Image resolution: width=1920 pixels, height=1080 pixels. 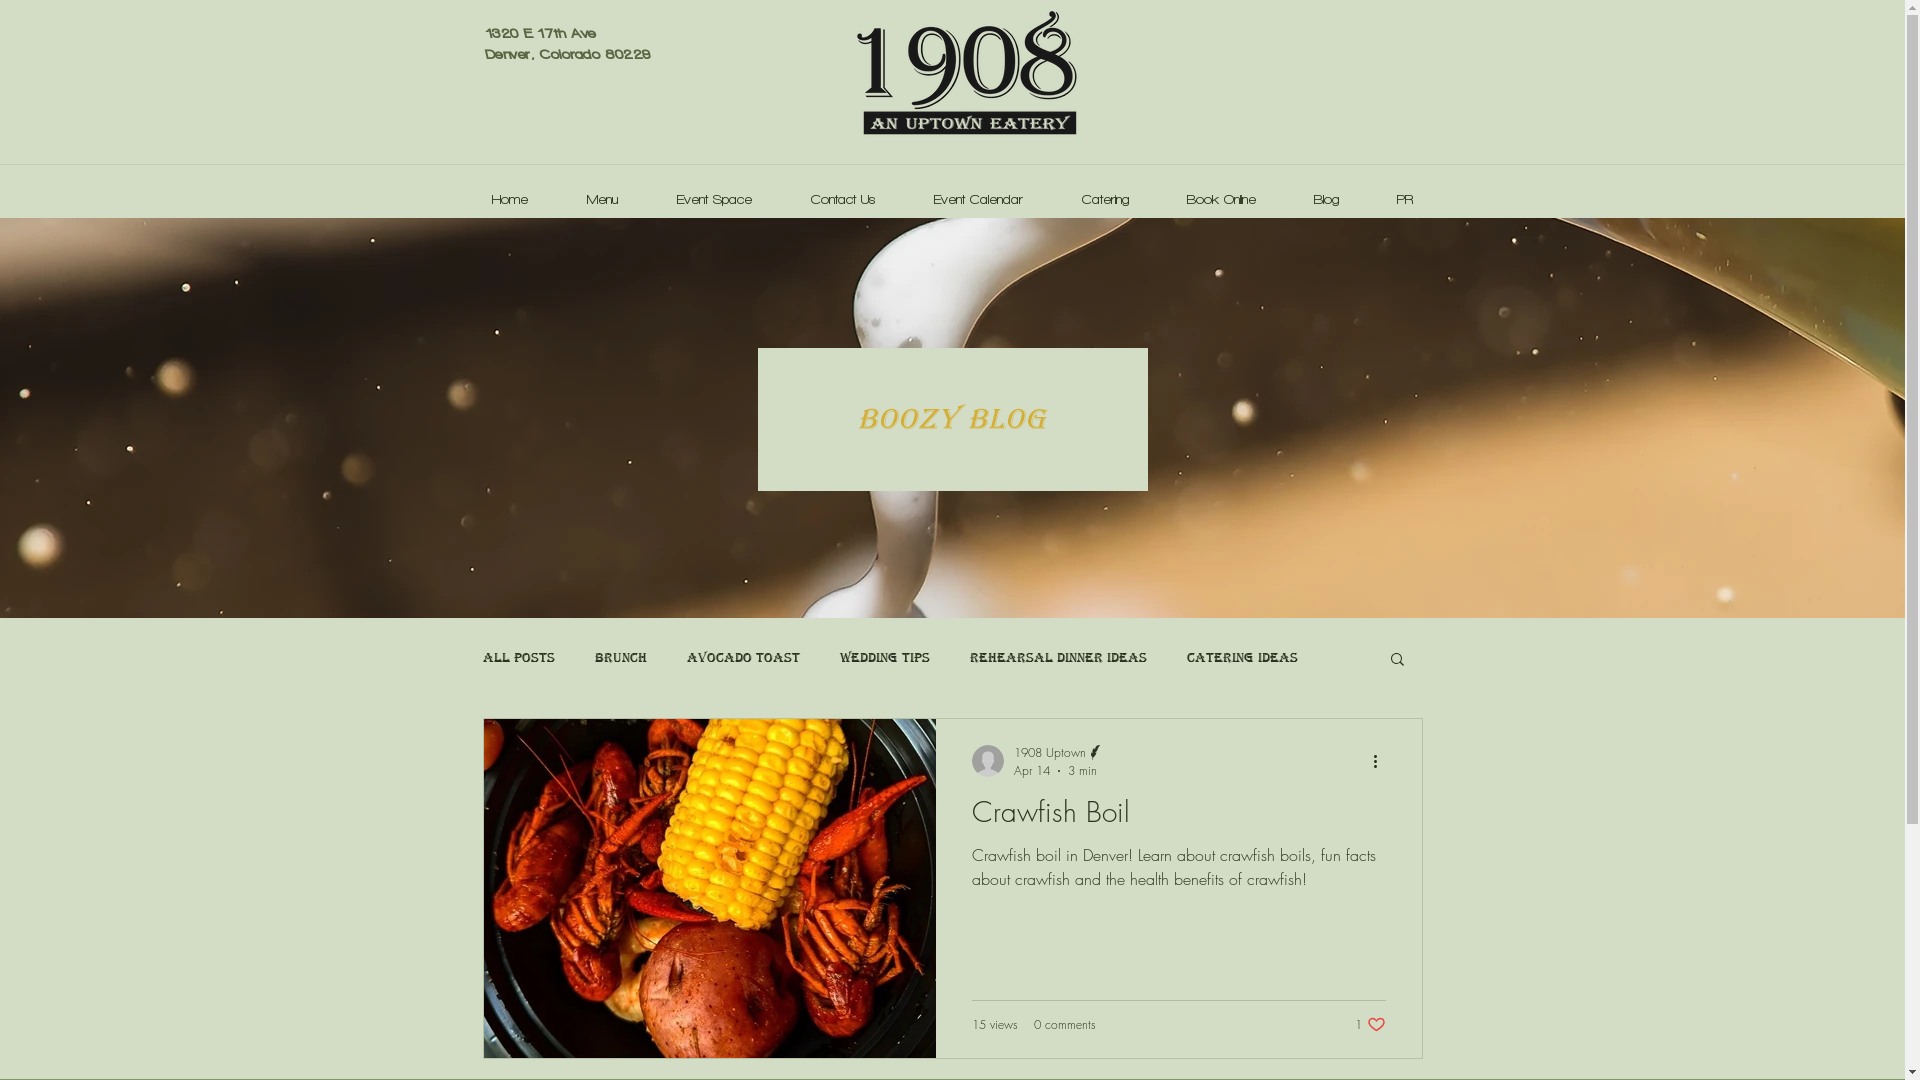 What do you see at coordinates (509, 191) in the screenshot?
I see `'Home'` at bounding box center [509, 191].